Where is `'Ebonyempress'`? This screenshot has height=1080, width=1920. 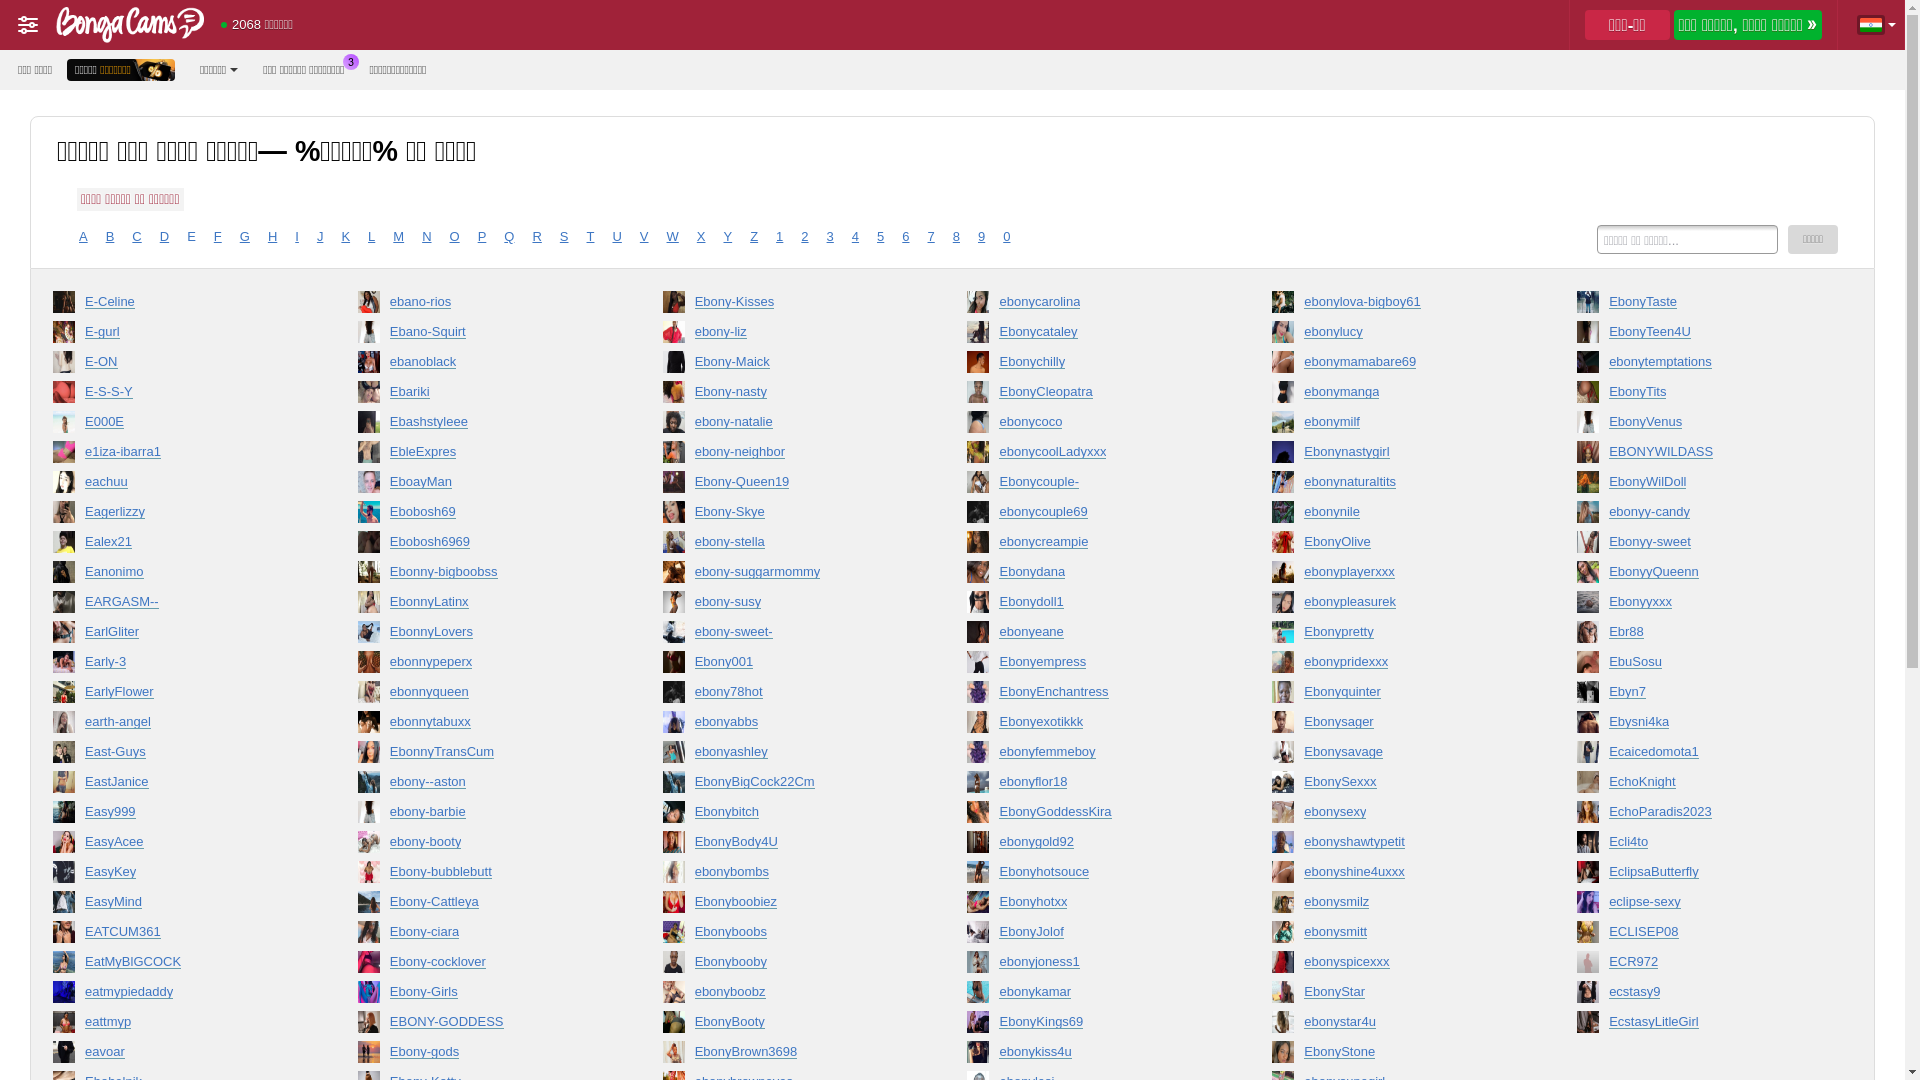
'Ebonyempress' is located at coordinates (1089, 666).